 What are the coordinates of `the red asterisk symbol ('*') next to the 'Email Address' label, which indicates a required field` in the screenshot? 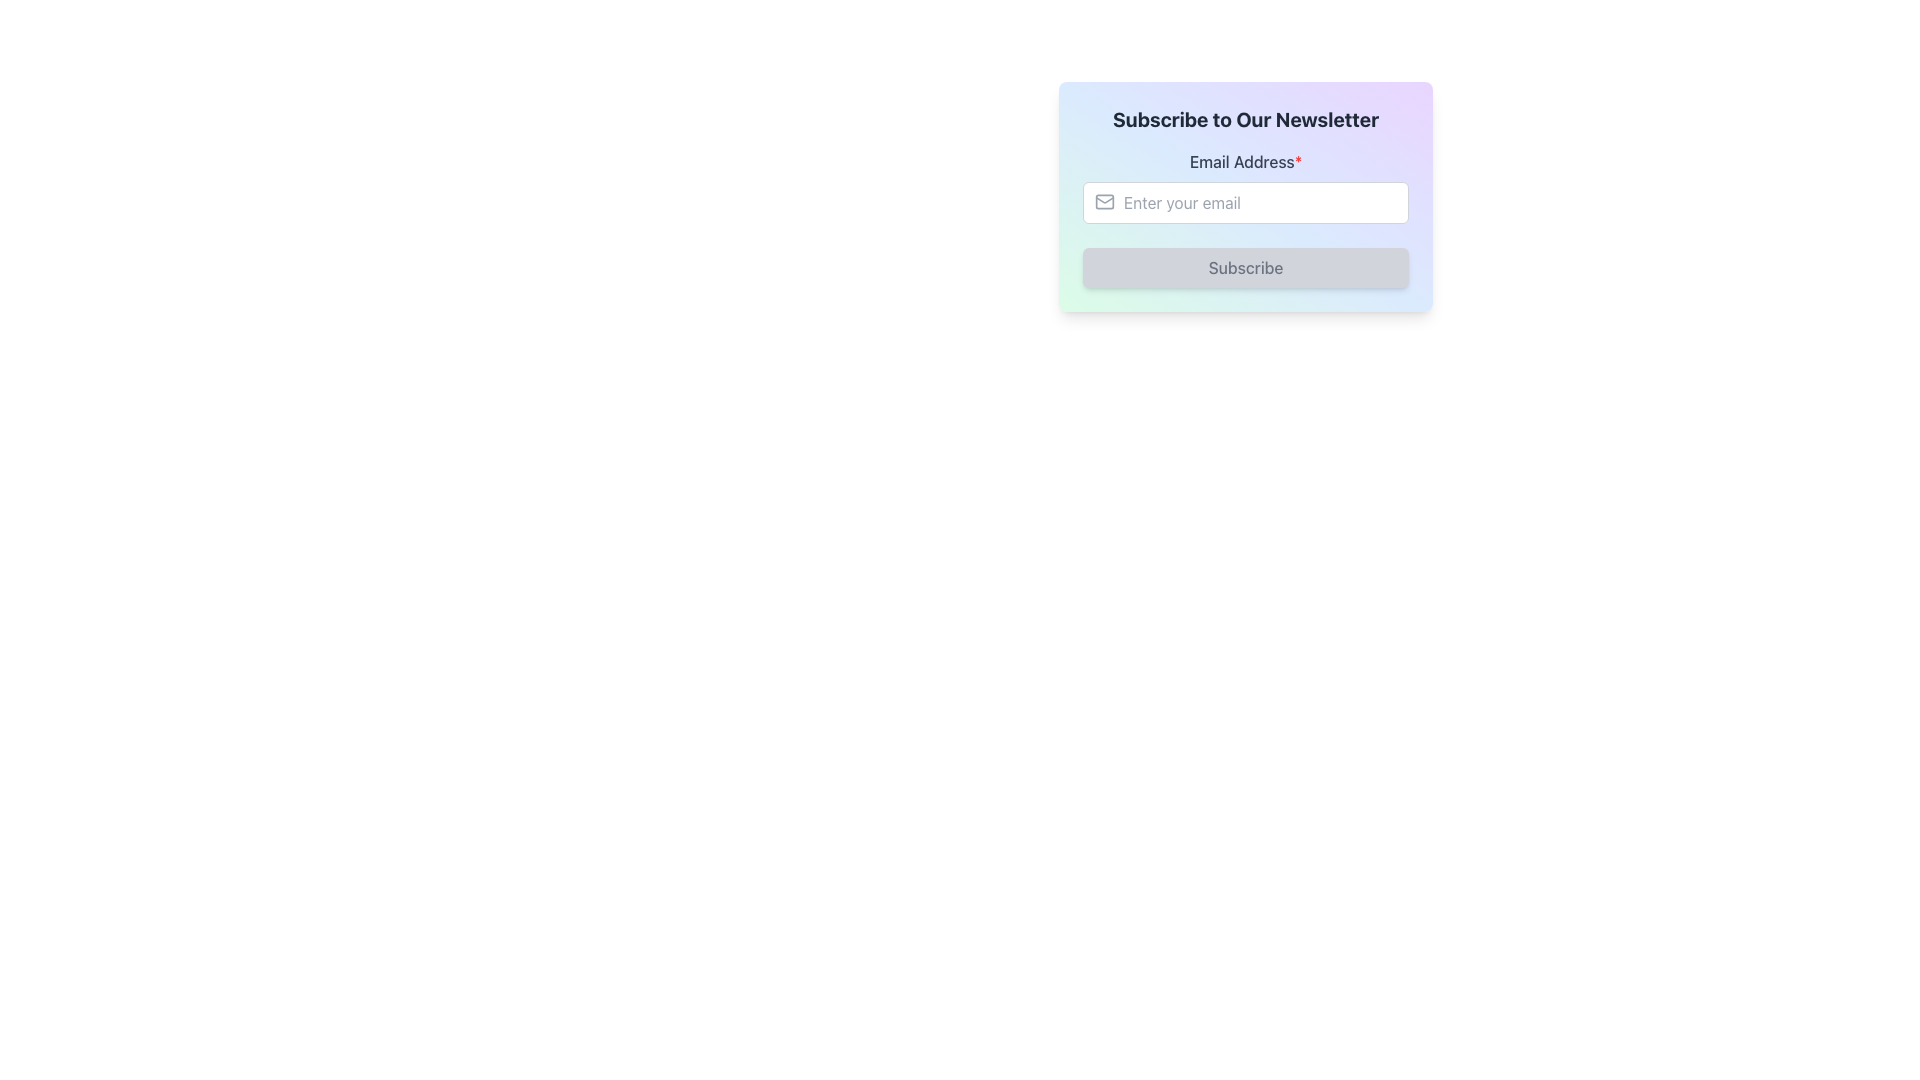 It's located at (1298, 161).